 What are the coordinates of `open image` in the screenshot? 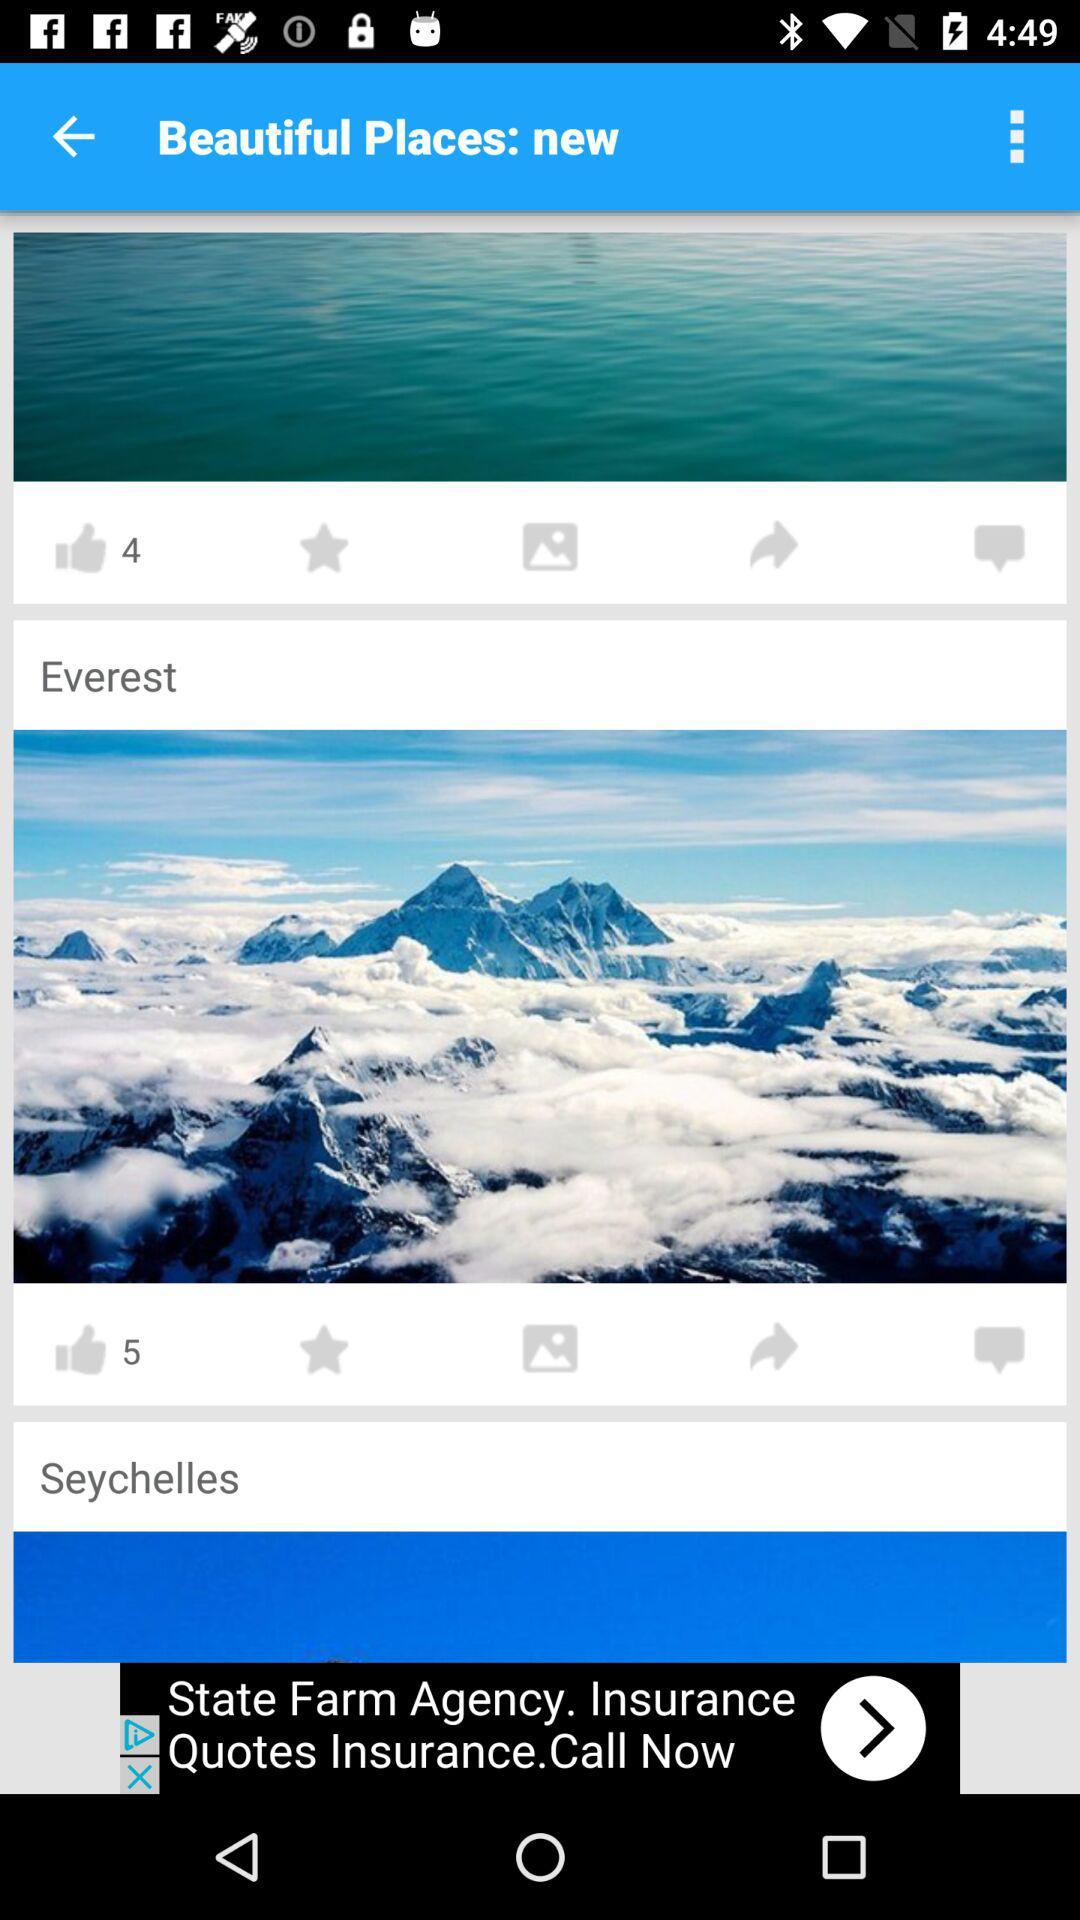 It's located at (540, 1006).